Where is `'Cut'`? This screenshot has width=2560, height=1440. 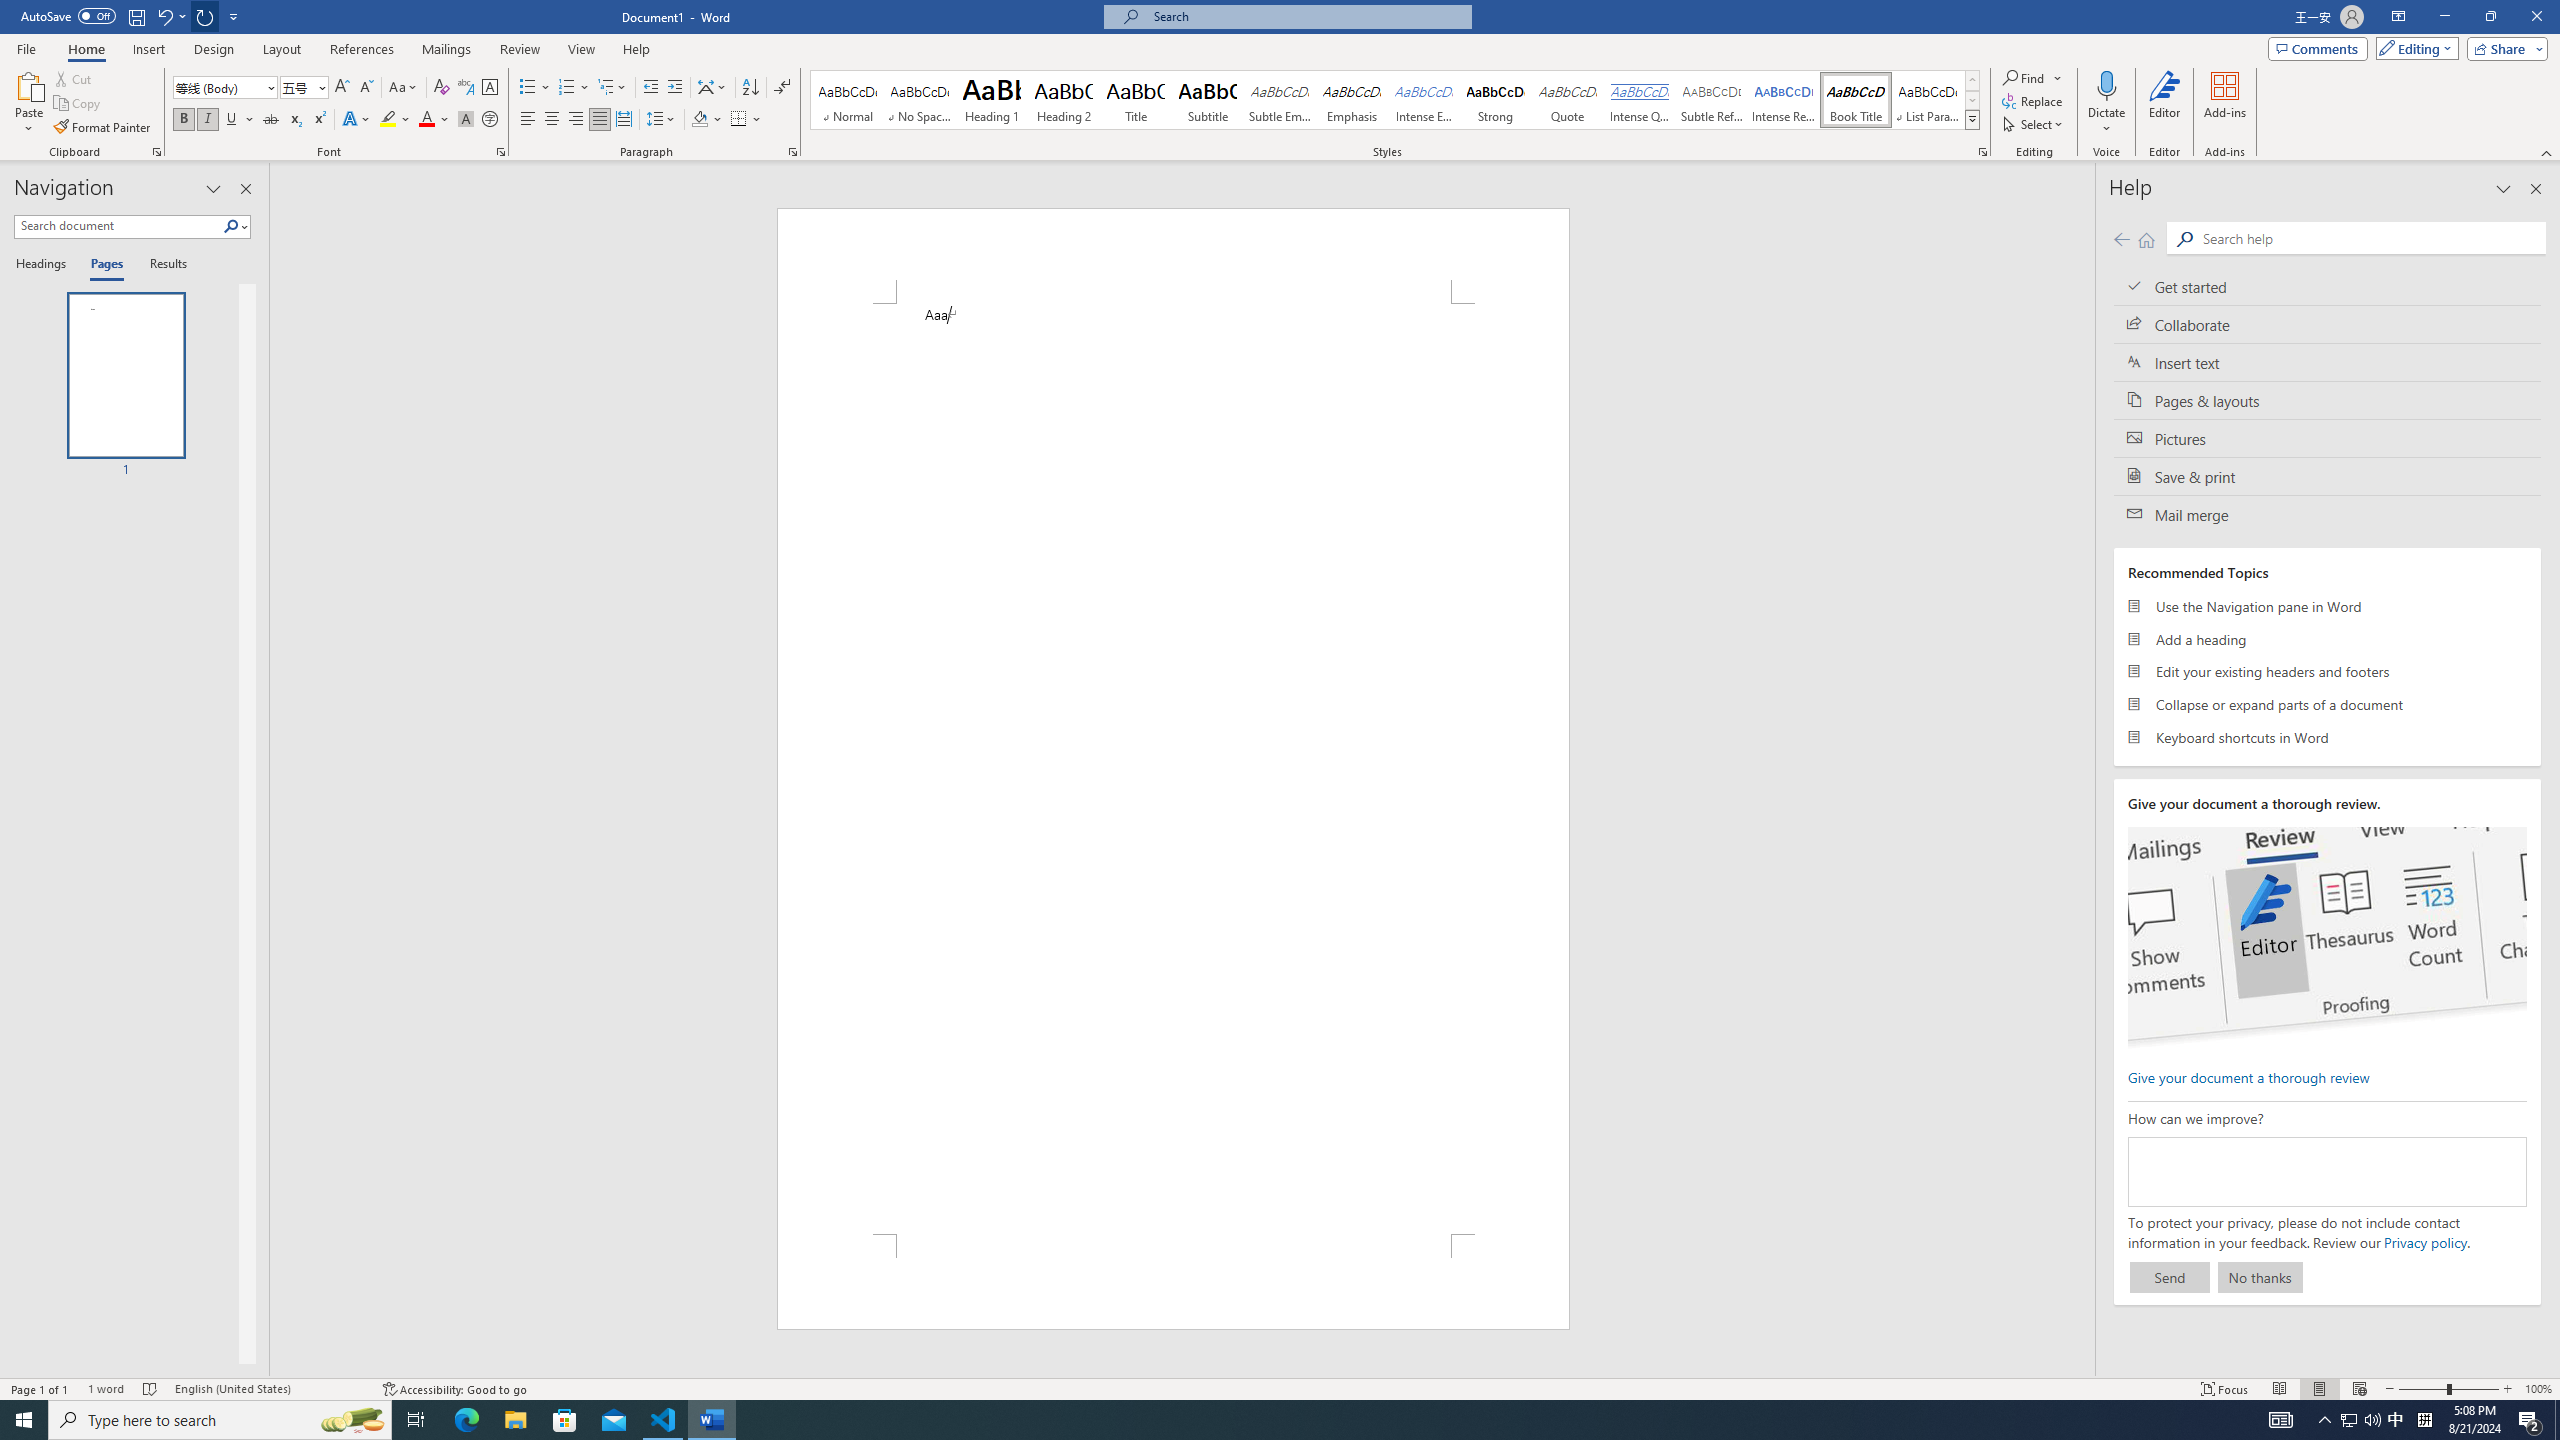
'Cut' is located at coordinates (73, 78).